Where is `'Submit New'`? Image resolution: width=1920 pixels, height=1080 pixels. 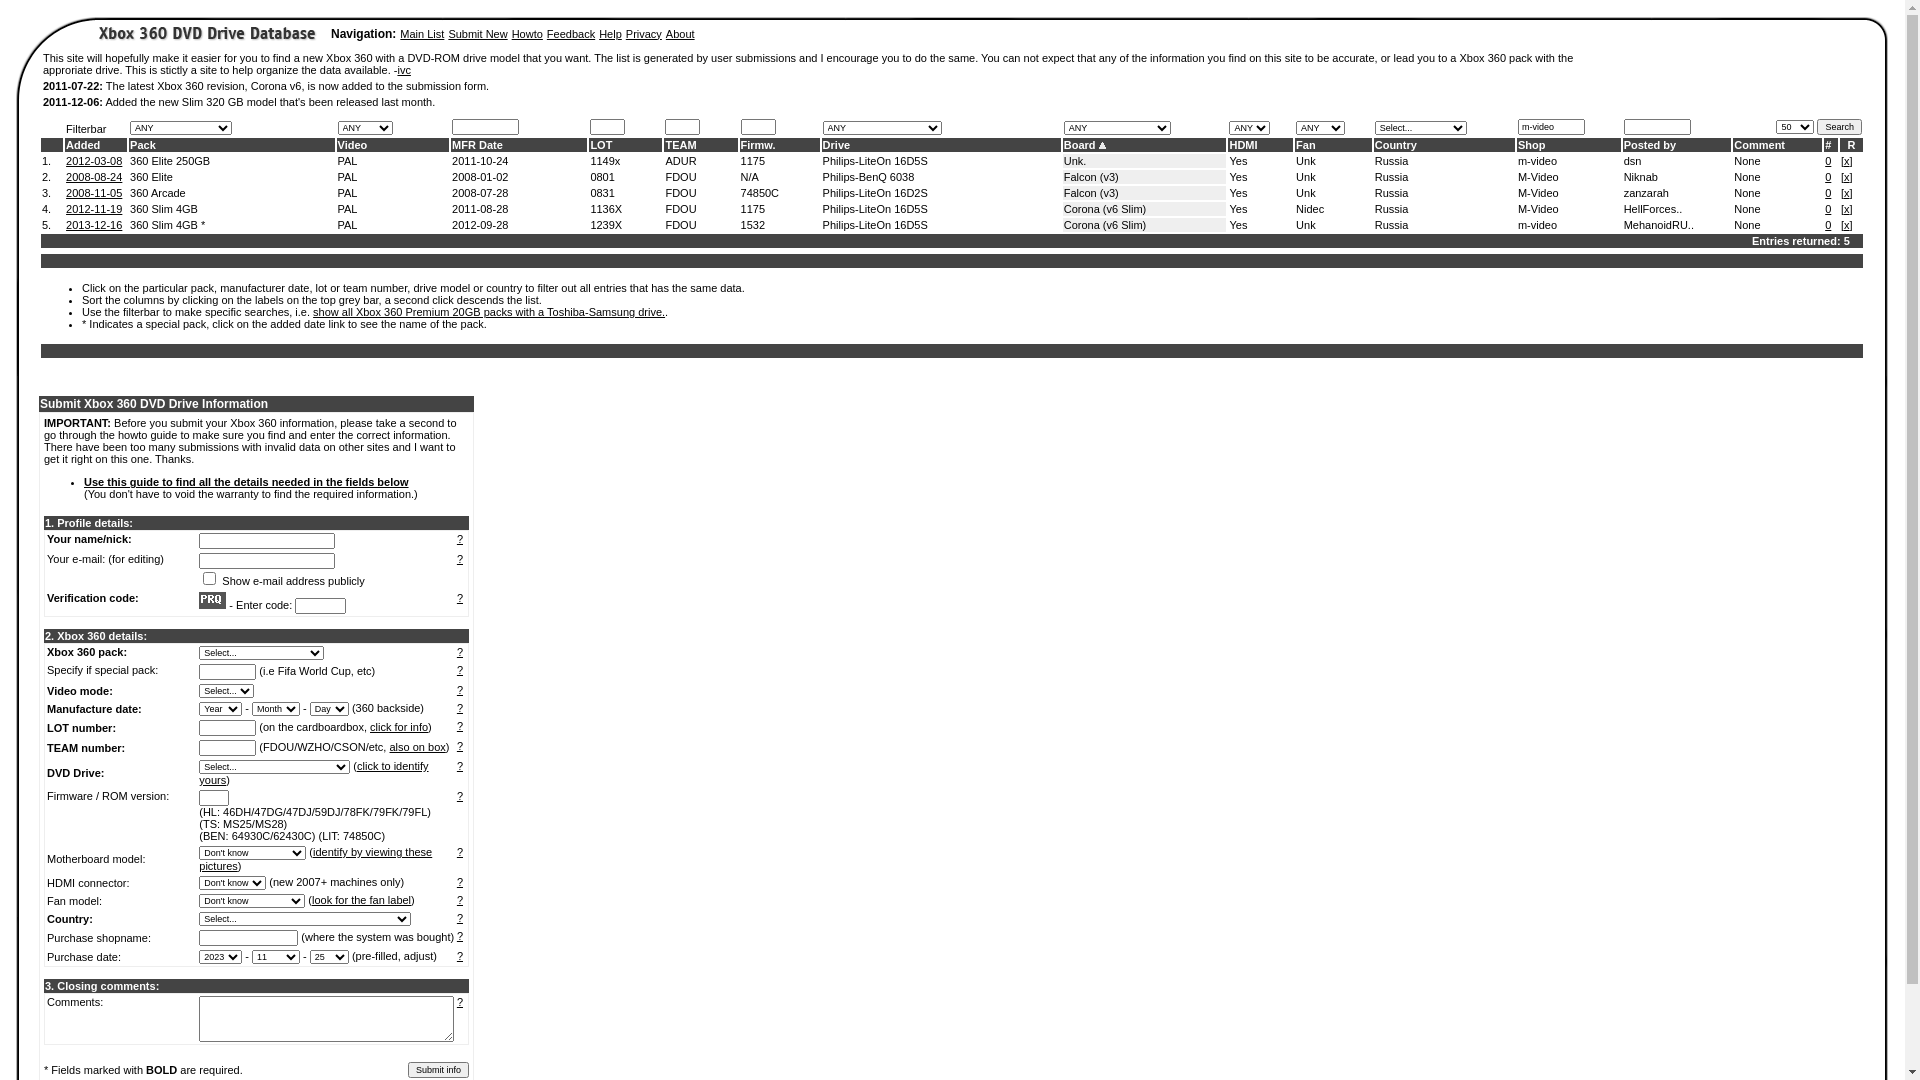
'Submit New' is located at coordinates (476, 34).